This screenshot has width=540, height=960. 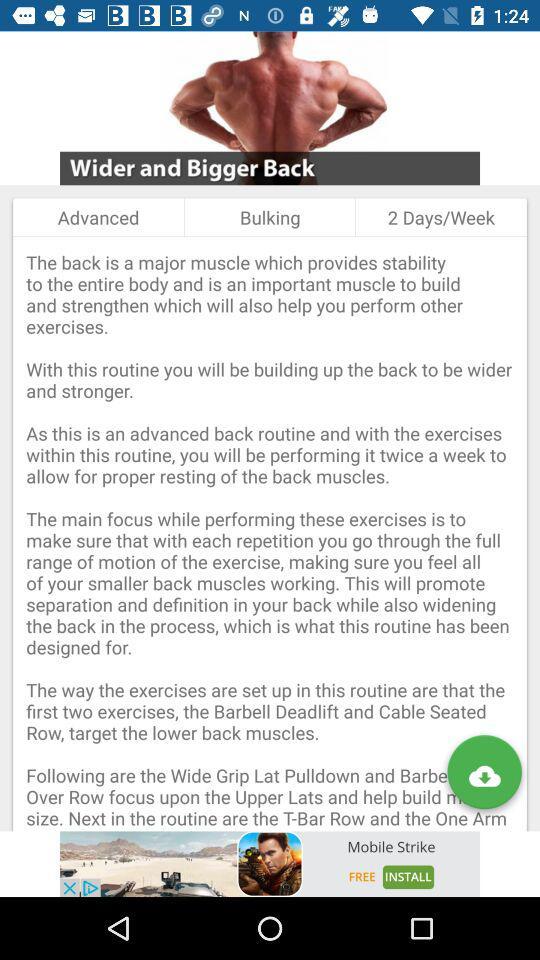 What do you see at coordinates (270, 533) in the screenshot?
I see `the back is` at bounding box center [270, 533].